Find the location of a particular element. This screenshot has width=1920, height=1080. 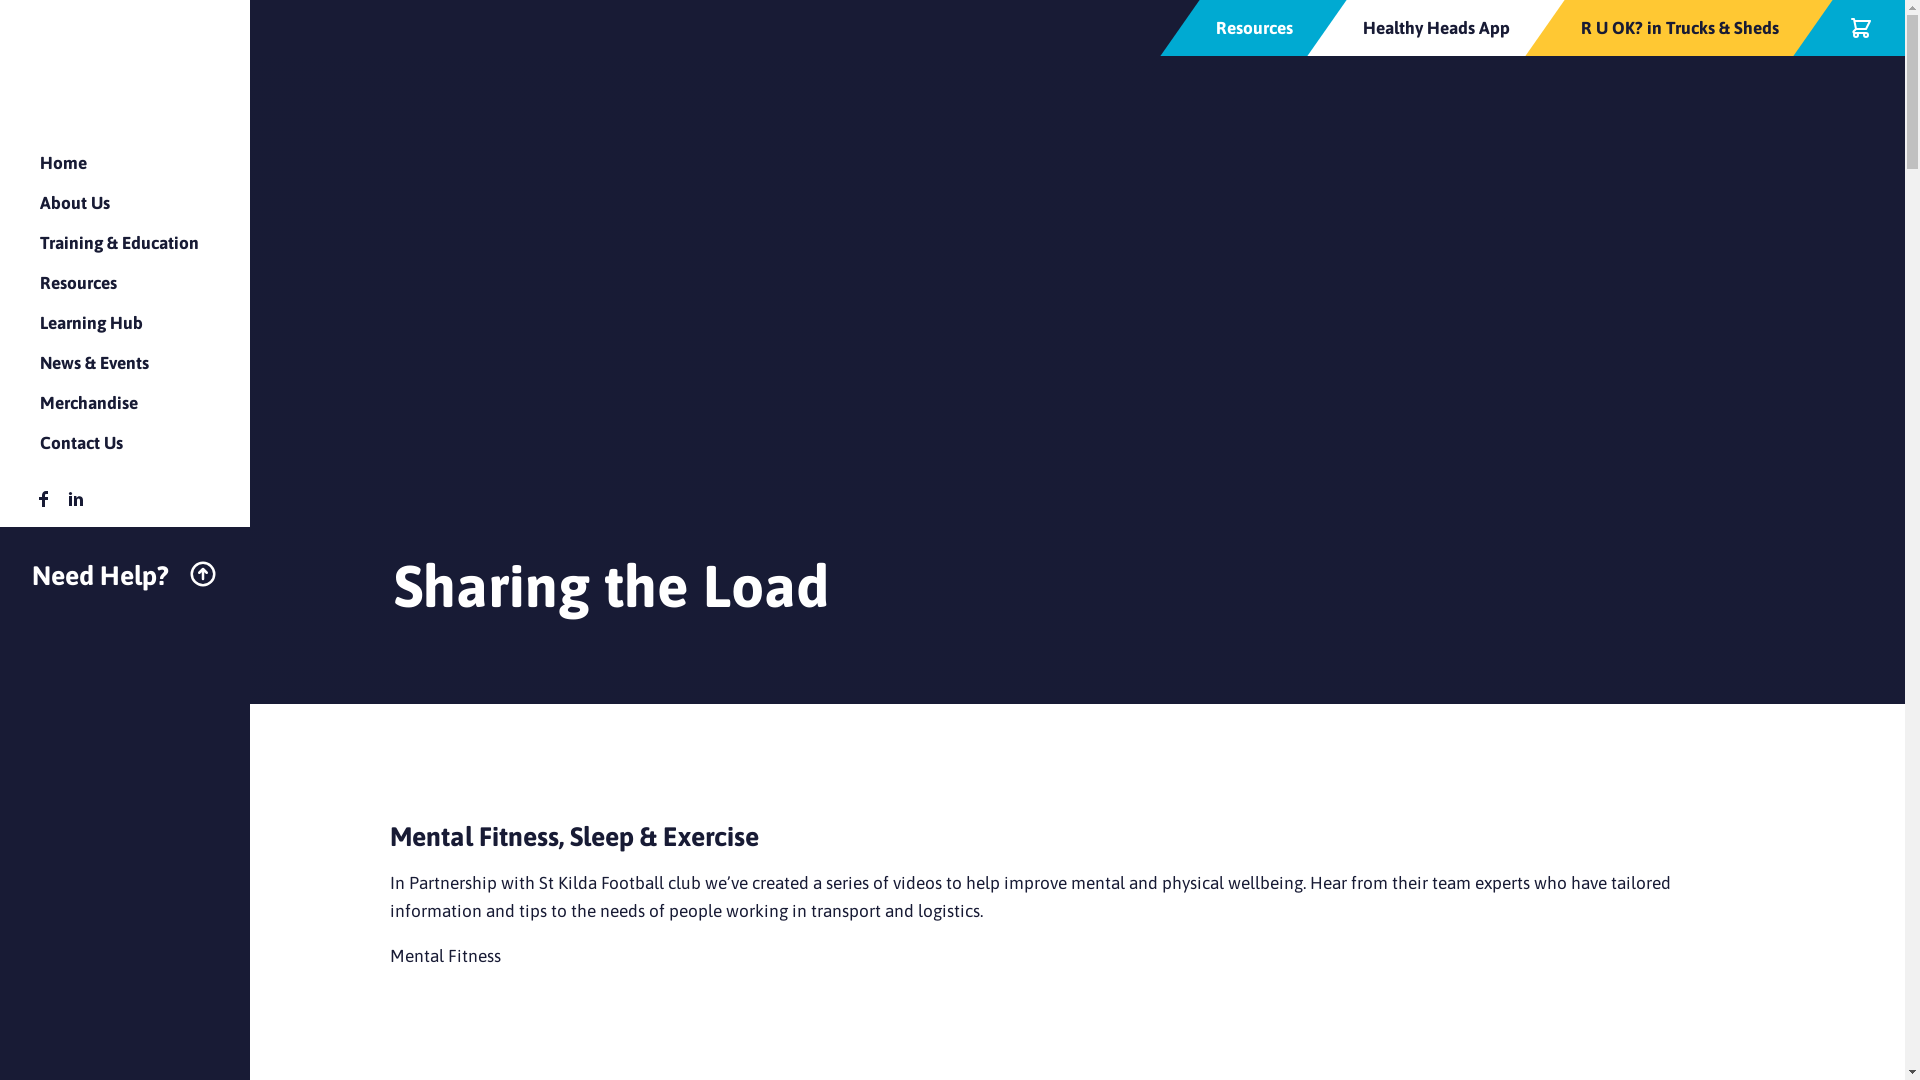

'Resources' is located at coordinates (1253, 27).